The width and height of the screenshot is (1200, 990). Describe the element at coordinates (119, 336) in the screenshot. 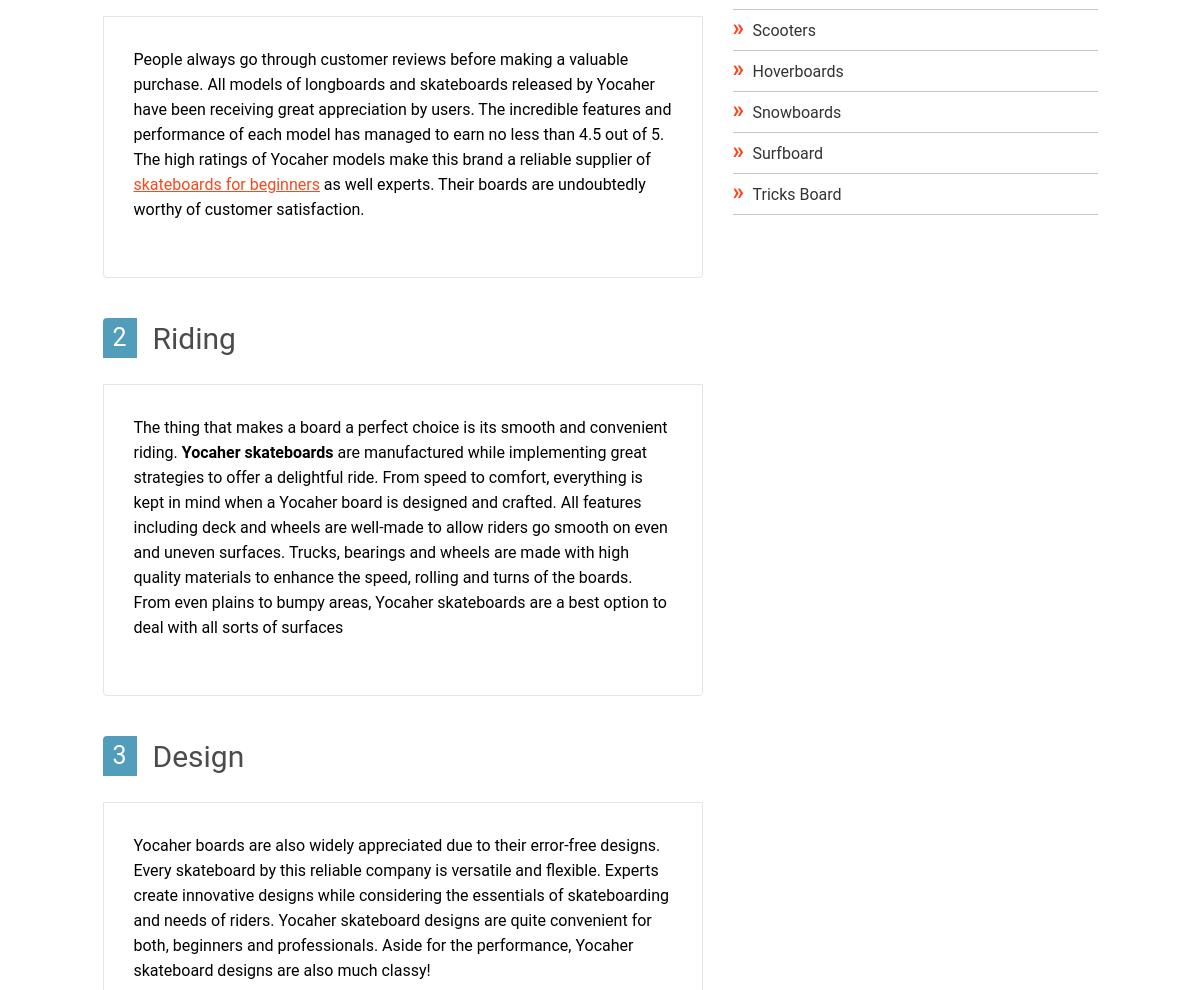

I see `'2'` at that location.